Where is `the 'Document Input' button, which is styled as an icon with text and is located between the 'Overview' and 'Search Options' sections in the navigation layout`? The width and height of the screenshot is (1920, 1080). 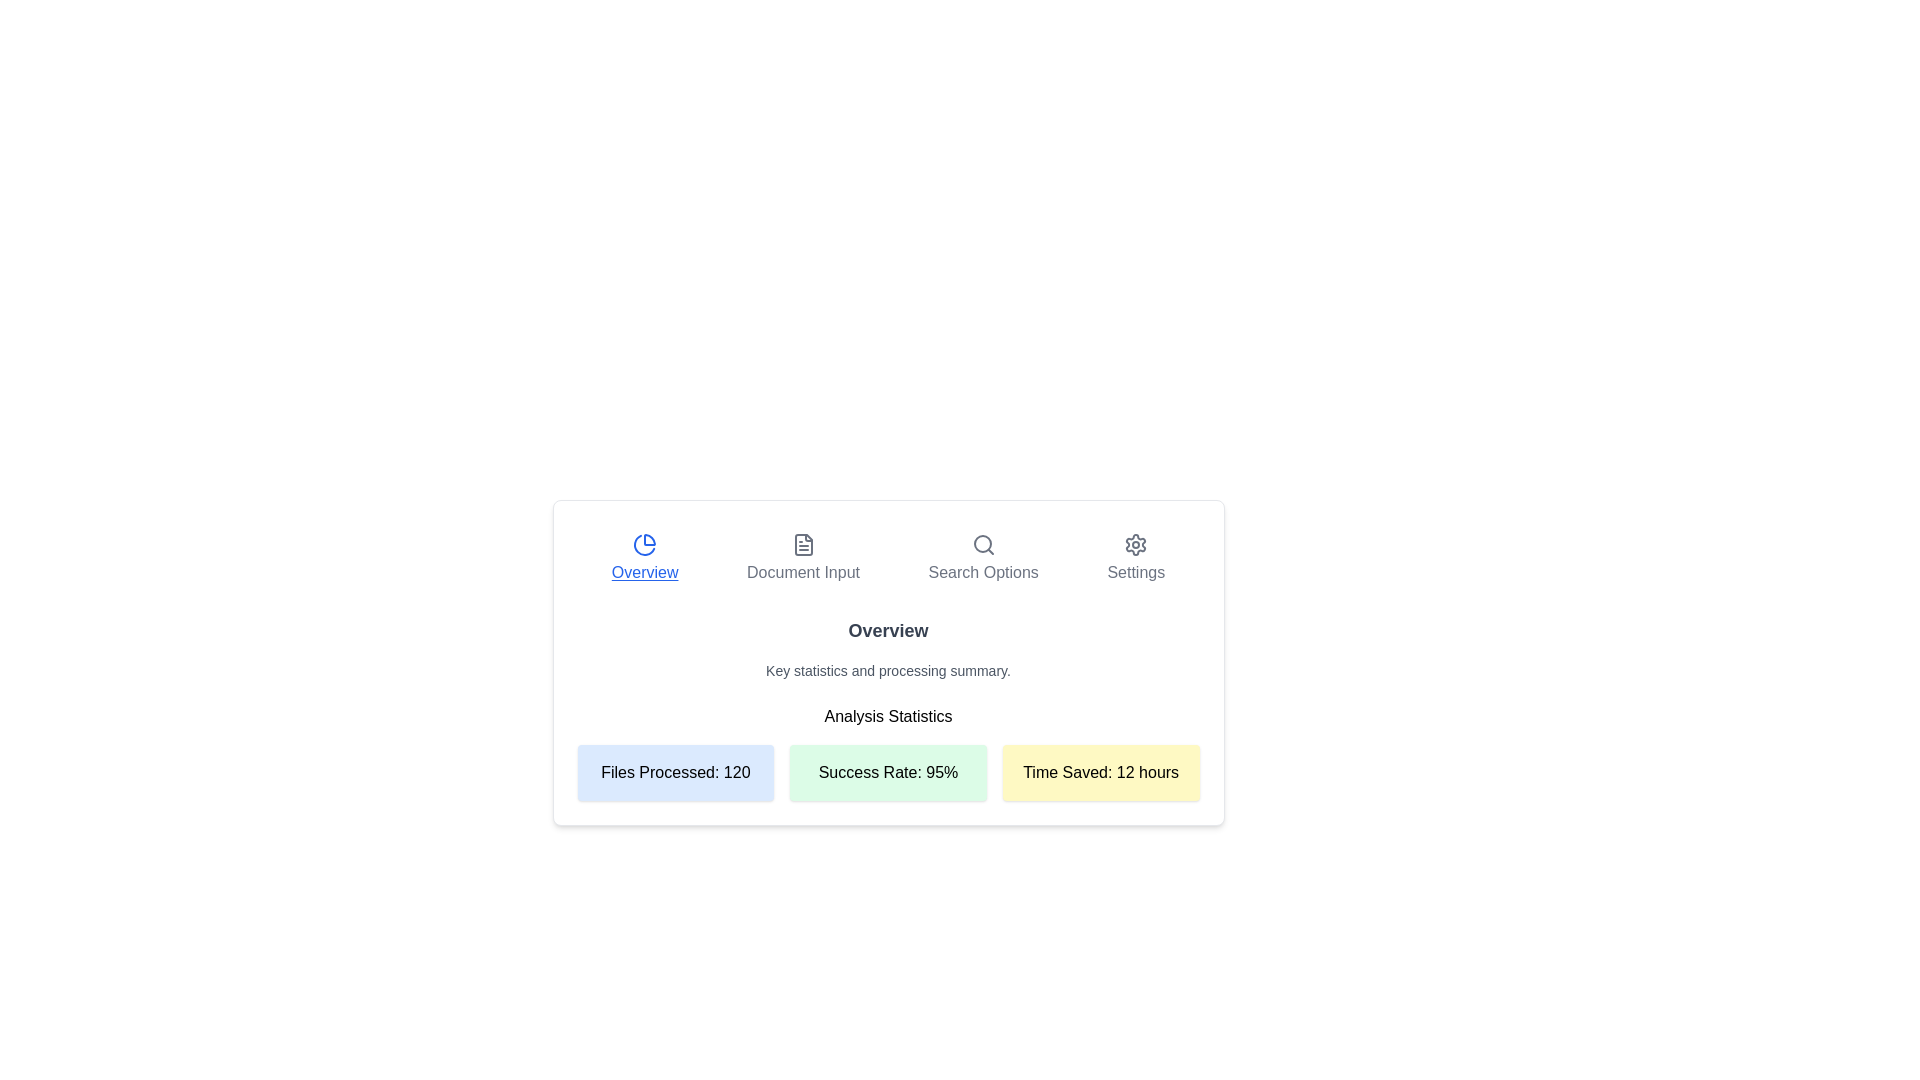 the 'Document Input' button, which is styled as an icon with text and is located between the 'Overview' and 'Search Options' sections in the navigation layout is located at coordinates (803, 559).